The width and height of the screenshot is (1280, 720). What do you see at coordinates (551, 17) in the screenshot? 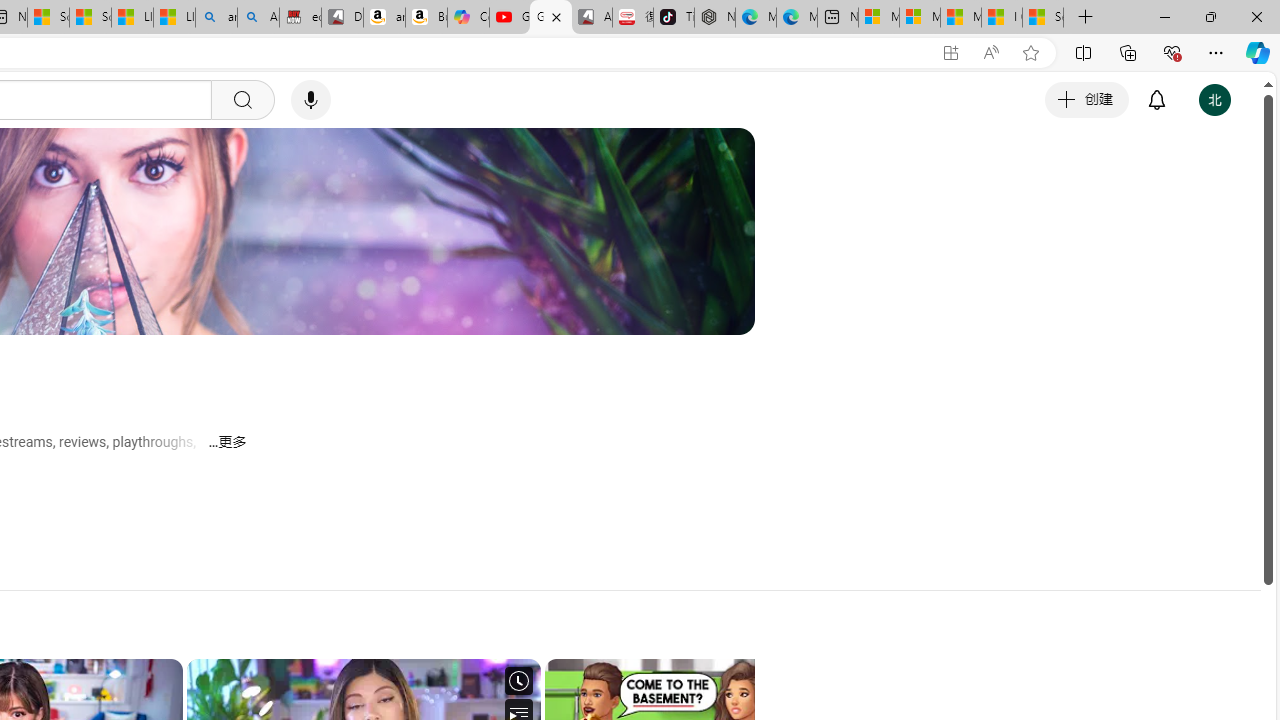
I see `'Gloom - YouTube'` at bounding box center [551, 17].